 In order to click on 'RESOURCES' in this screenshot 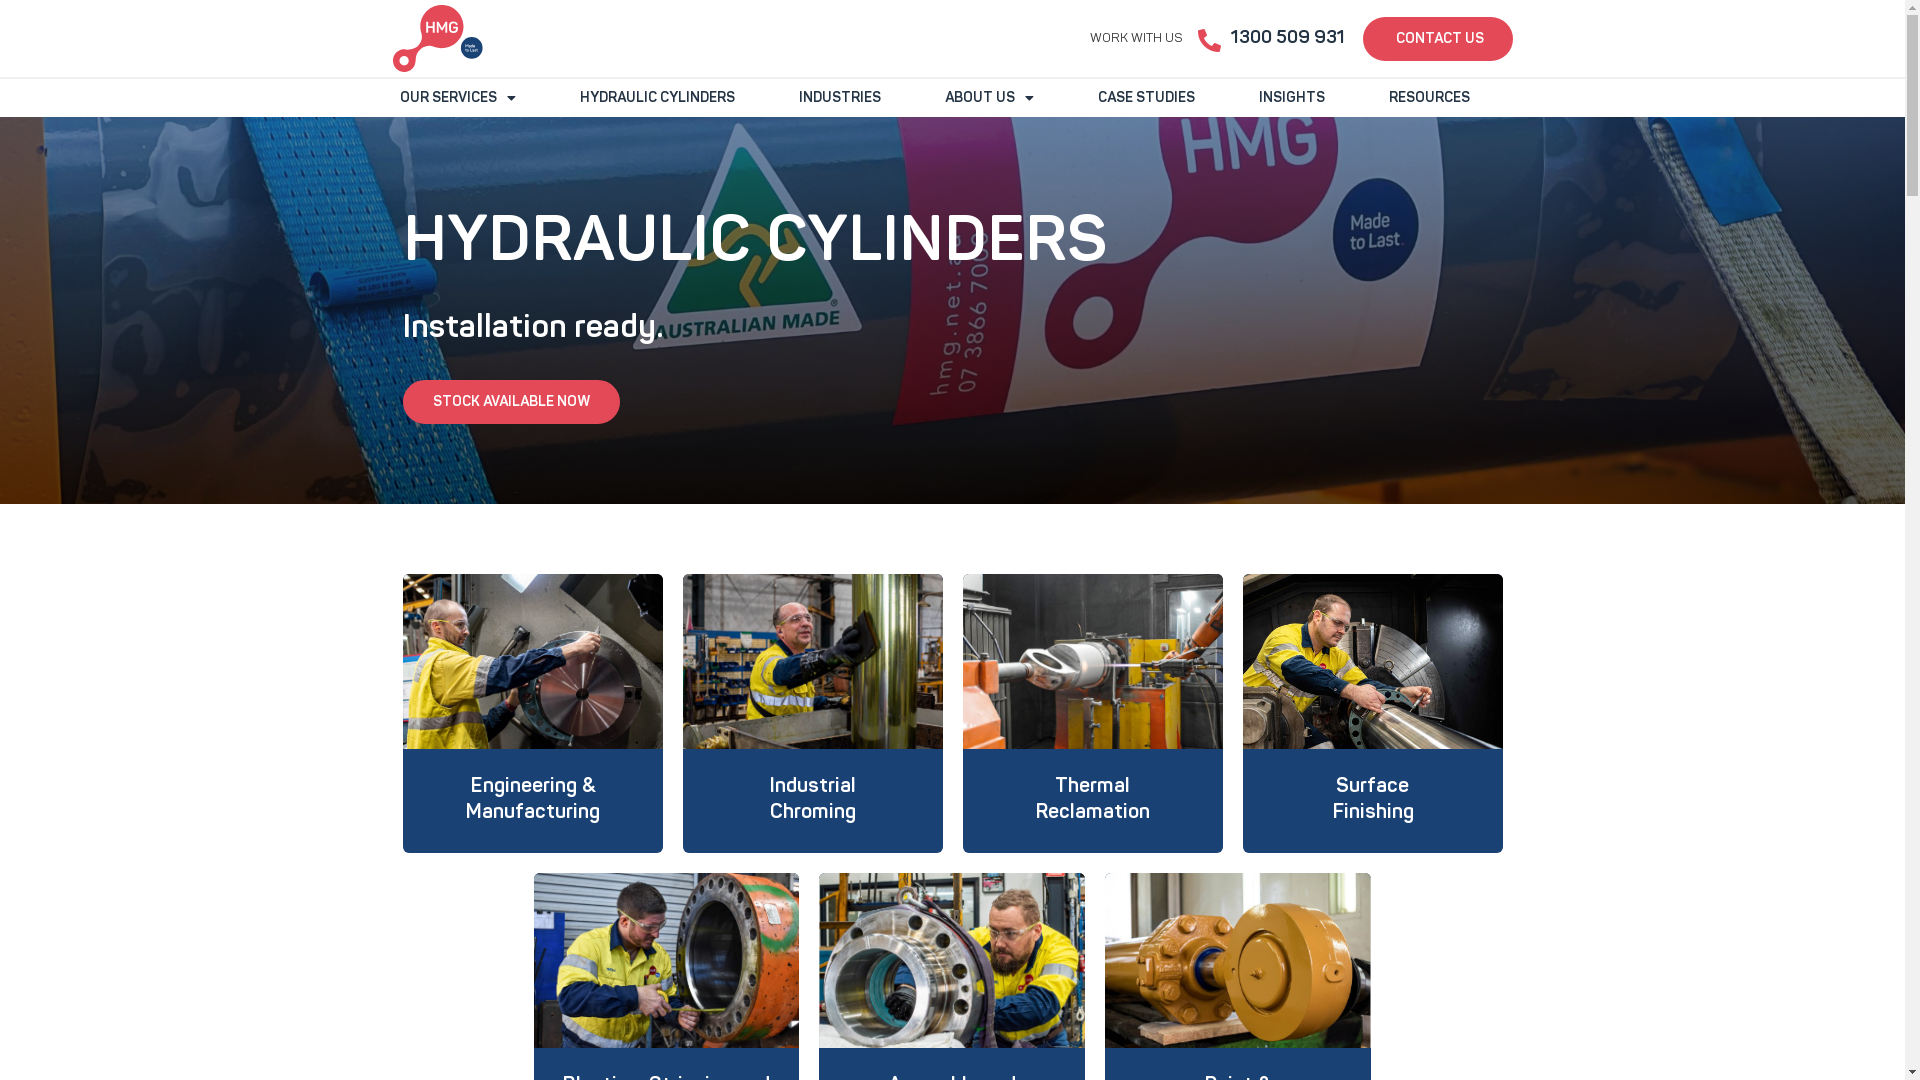, I will do `click(1428, 97)`.